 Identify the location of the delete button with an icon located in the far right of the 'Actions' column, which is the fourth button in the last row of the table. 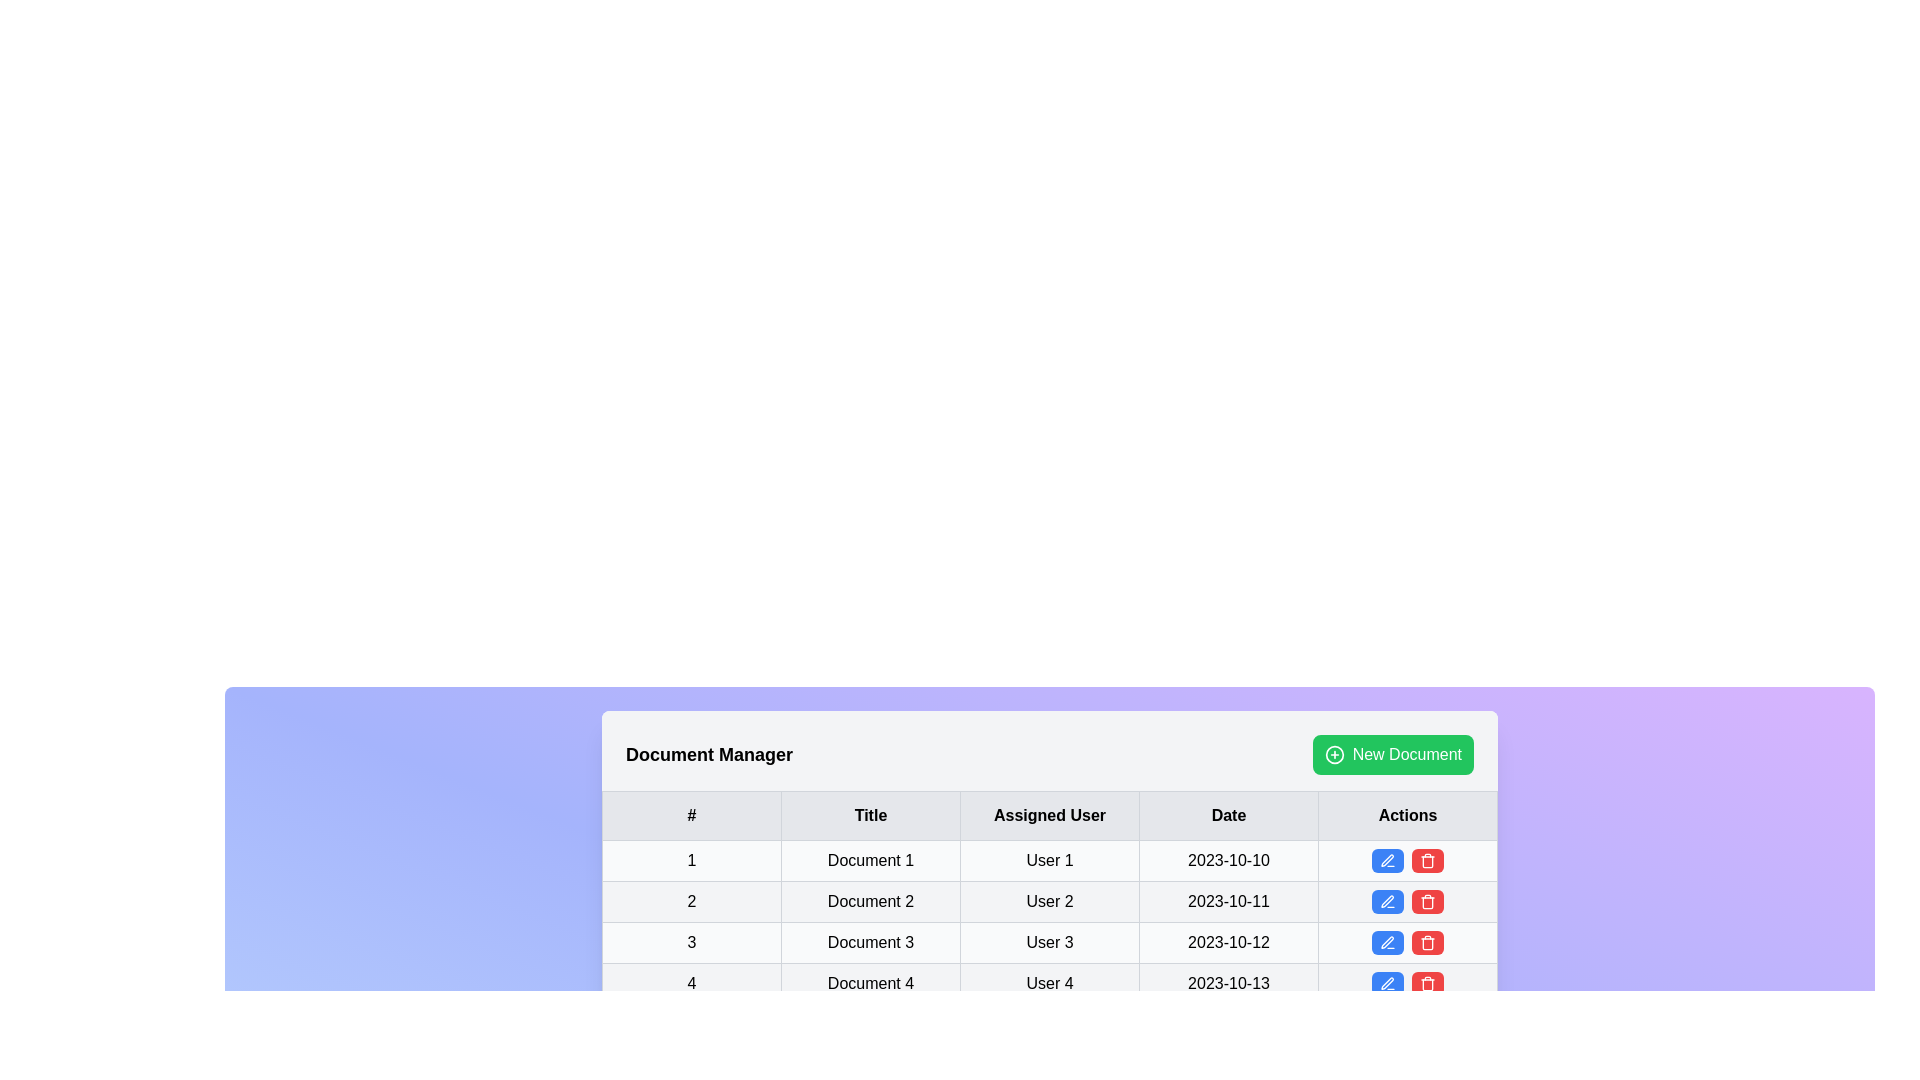
(1427, 982).